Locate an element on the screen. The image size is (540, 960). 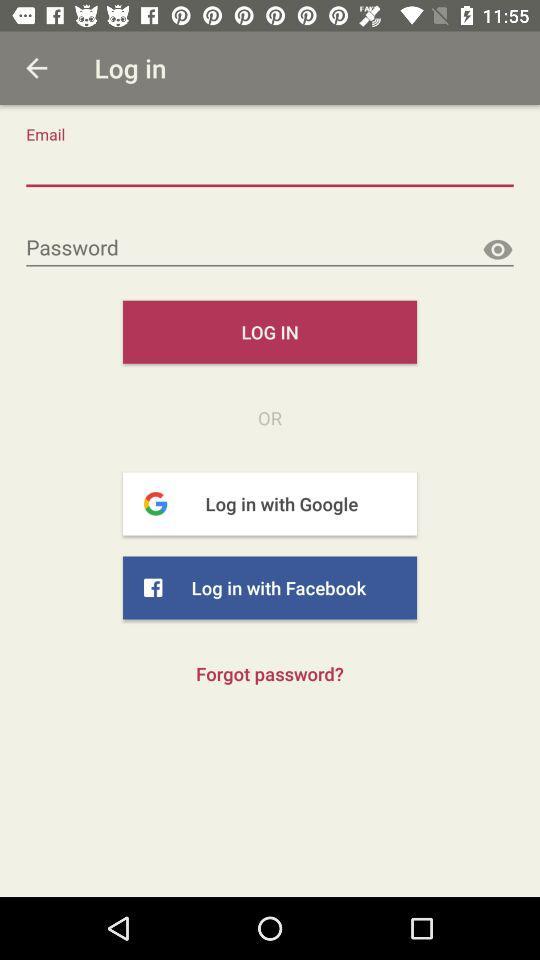
go back is located at coordinates (36, 68).